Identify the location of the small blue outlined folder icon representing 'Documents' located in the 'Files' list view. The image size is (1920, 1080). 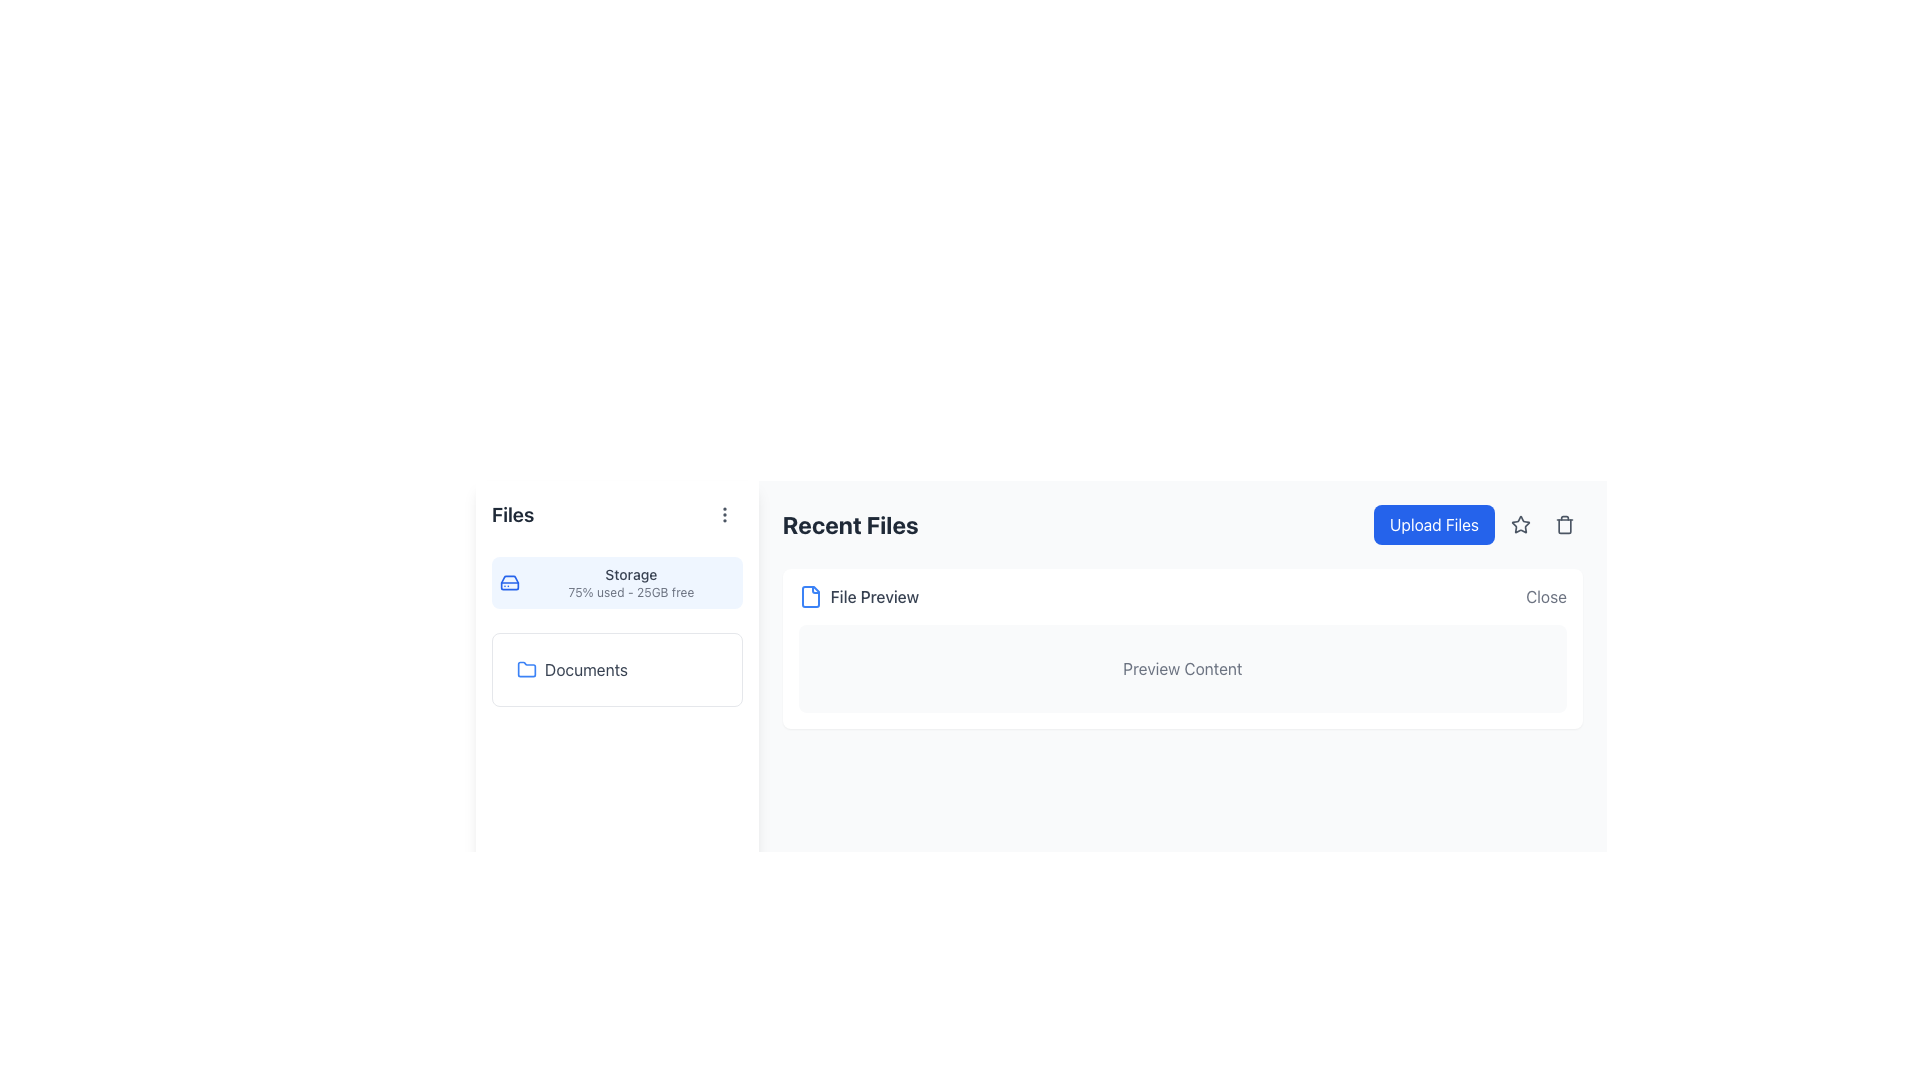
(527, 670).